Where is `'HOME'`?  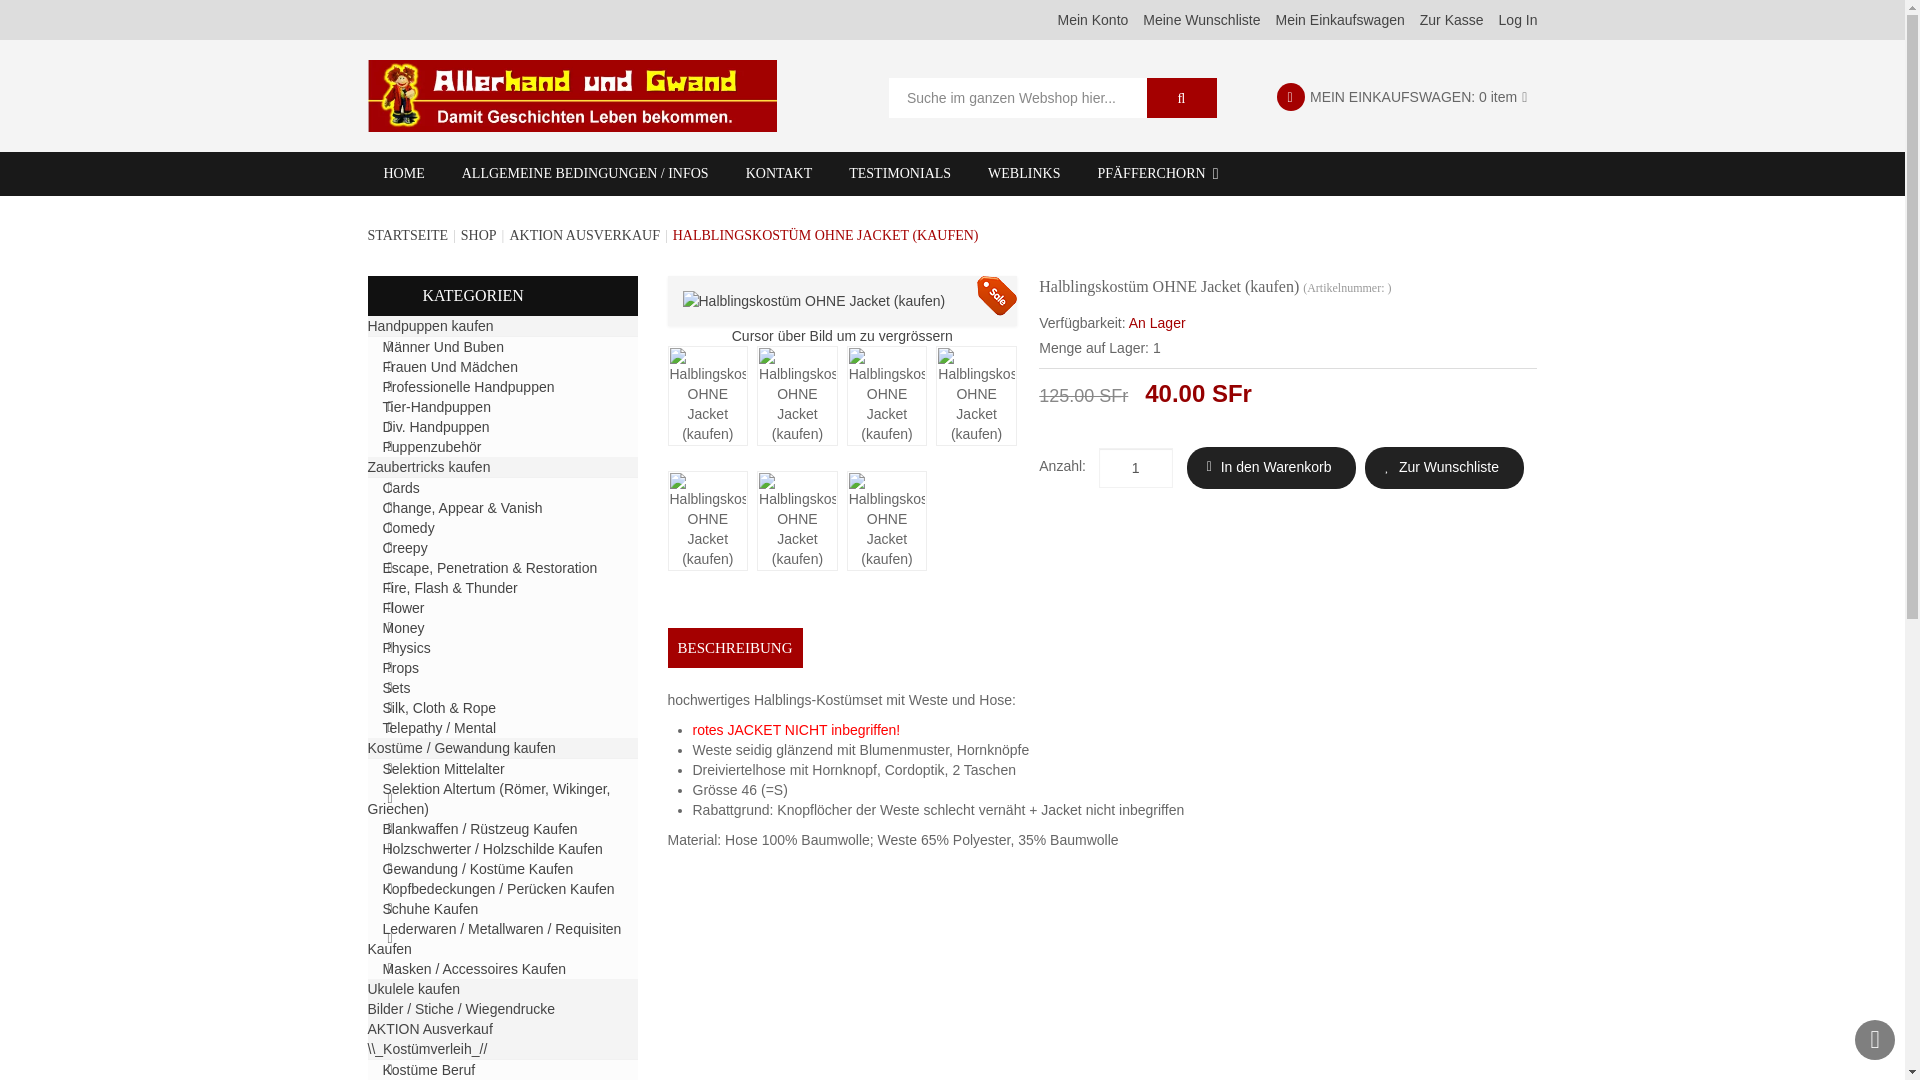
'HOME' is located at coordinates (403, 172).